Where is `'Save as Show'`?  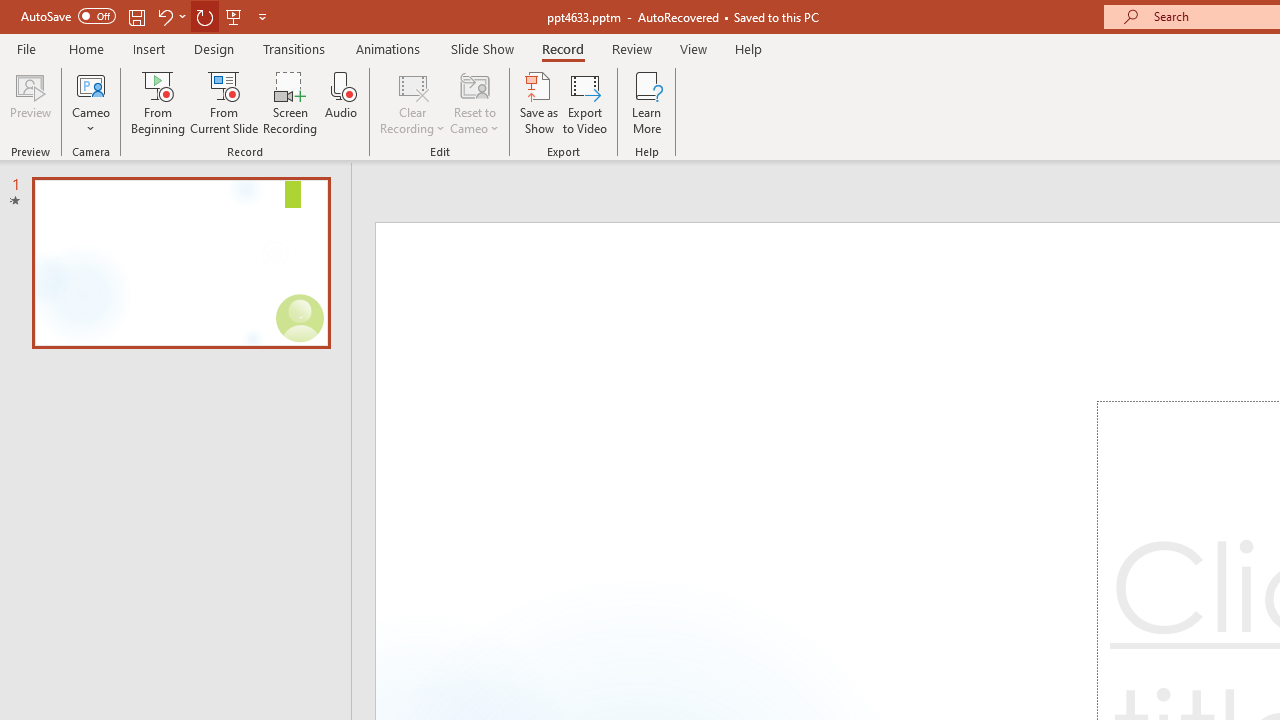 'Save as Show' is located at coordinates (539, 103).